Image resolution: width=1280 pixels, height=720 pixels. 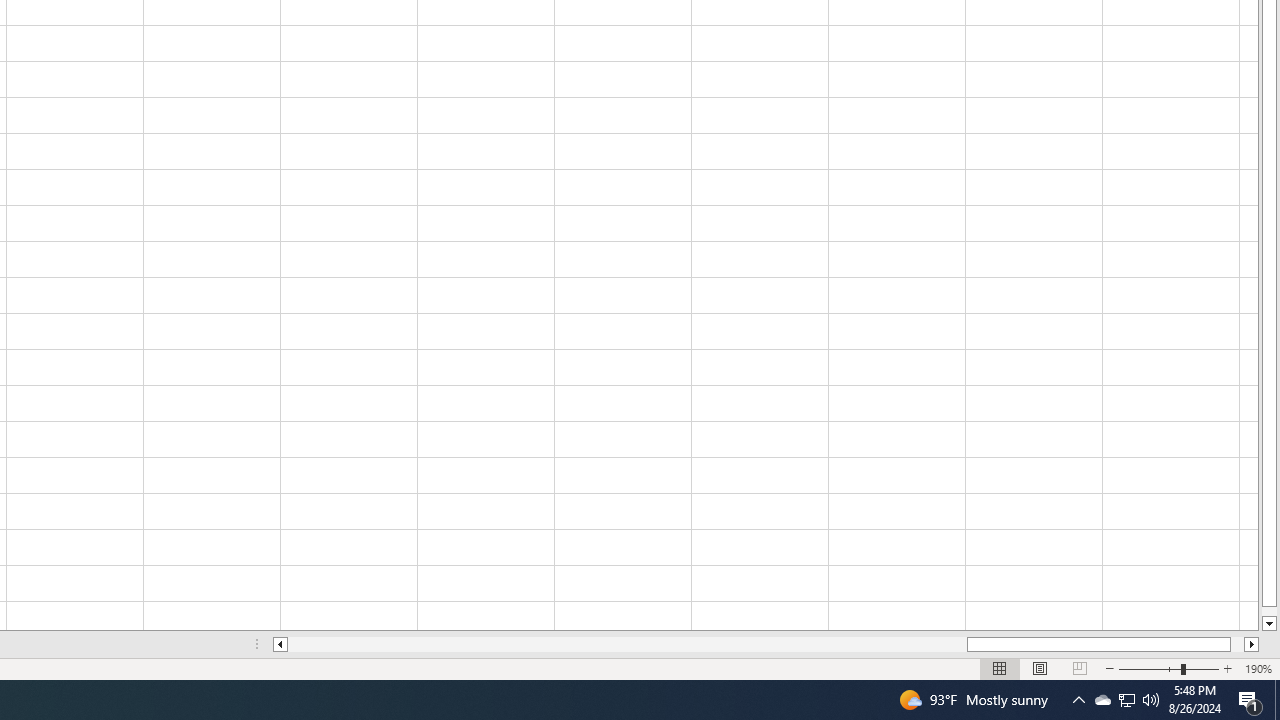 What do you see at coordinates (1251, 644) in the screenshot?
I see `'Column right'` at bounding box center [1251, 644].